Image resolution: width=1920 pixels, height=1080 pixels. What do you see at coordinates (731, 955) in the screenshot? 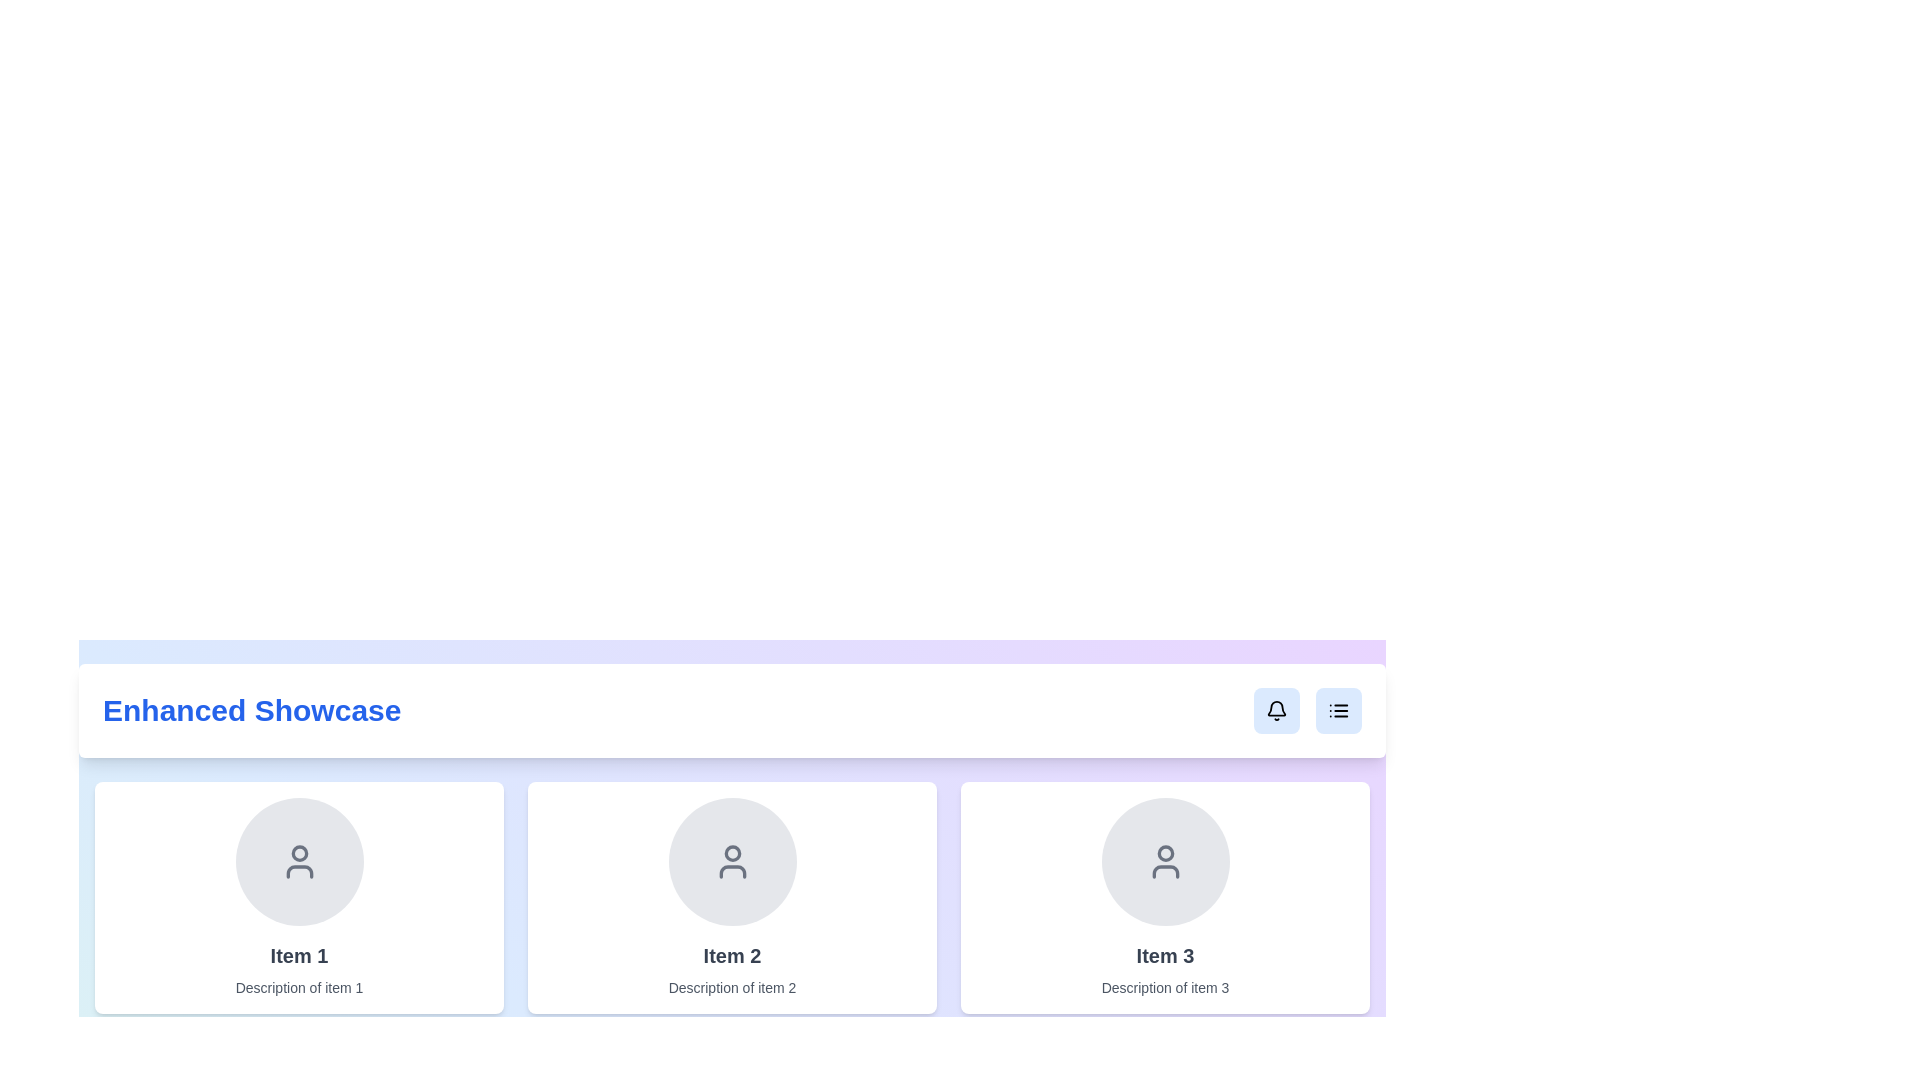
I see `text content of the bold title located in the middle card of a three-card layout, positioned beneath the circular icon and above the description 'Description of item 2'` at bounding box center [731, 955].